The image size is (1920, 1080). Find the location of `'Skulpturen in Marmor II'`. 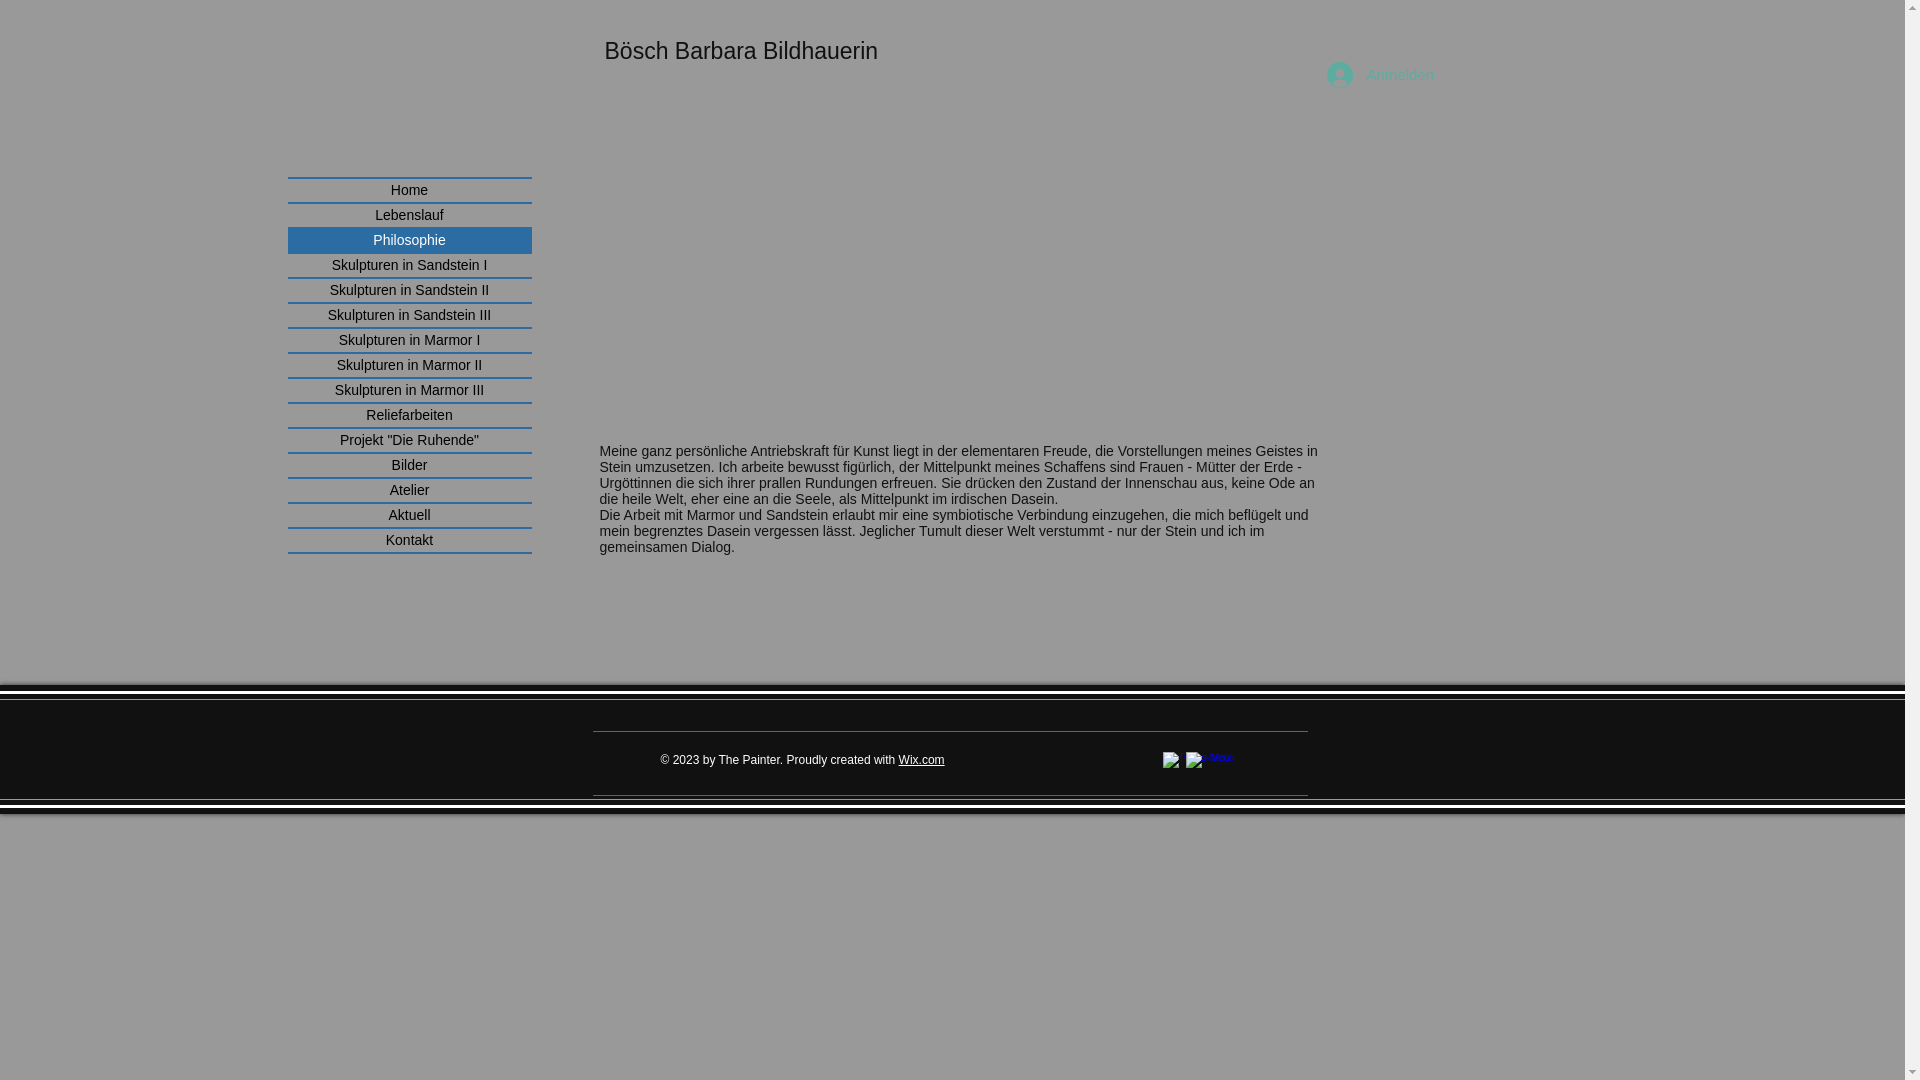

'Skulpturen in Marmor II' is located at coordinates (408, 365).